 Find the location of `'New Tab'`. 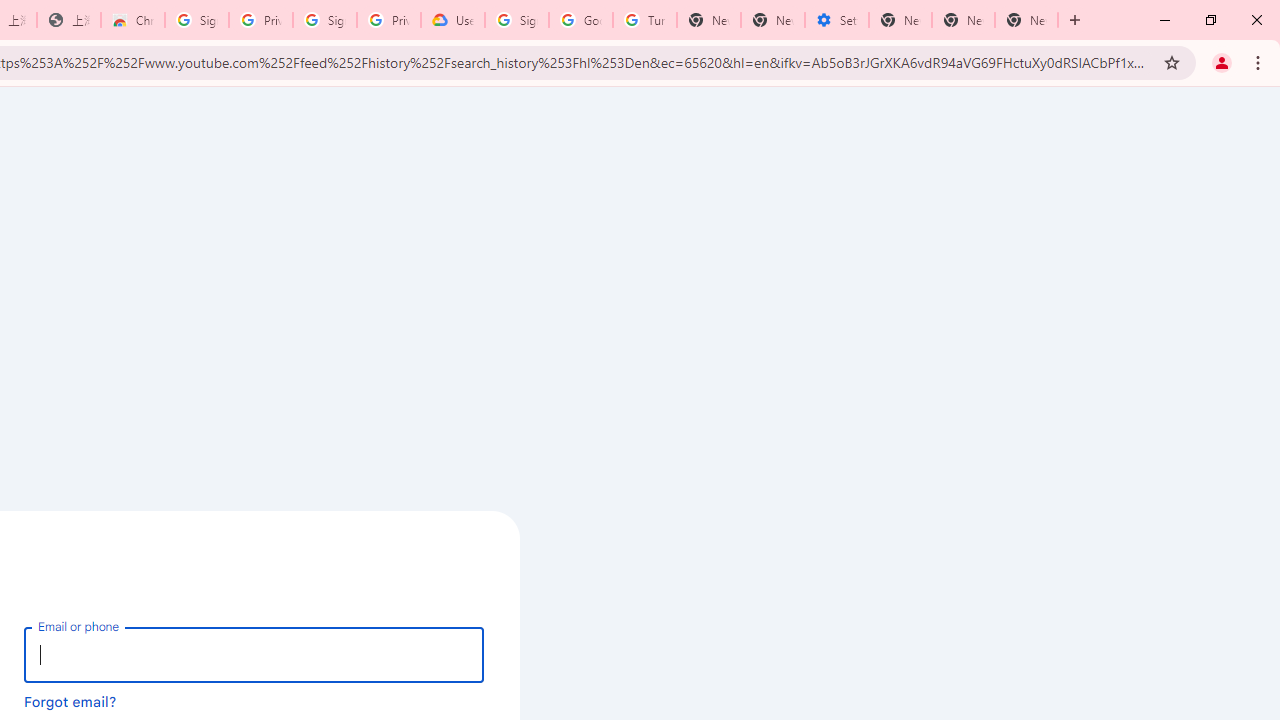

'New Tab' is located at coordinates (1026, 20).